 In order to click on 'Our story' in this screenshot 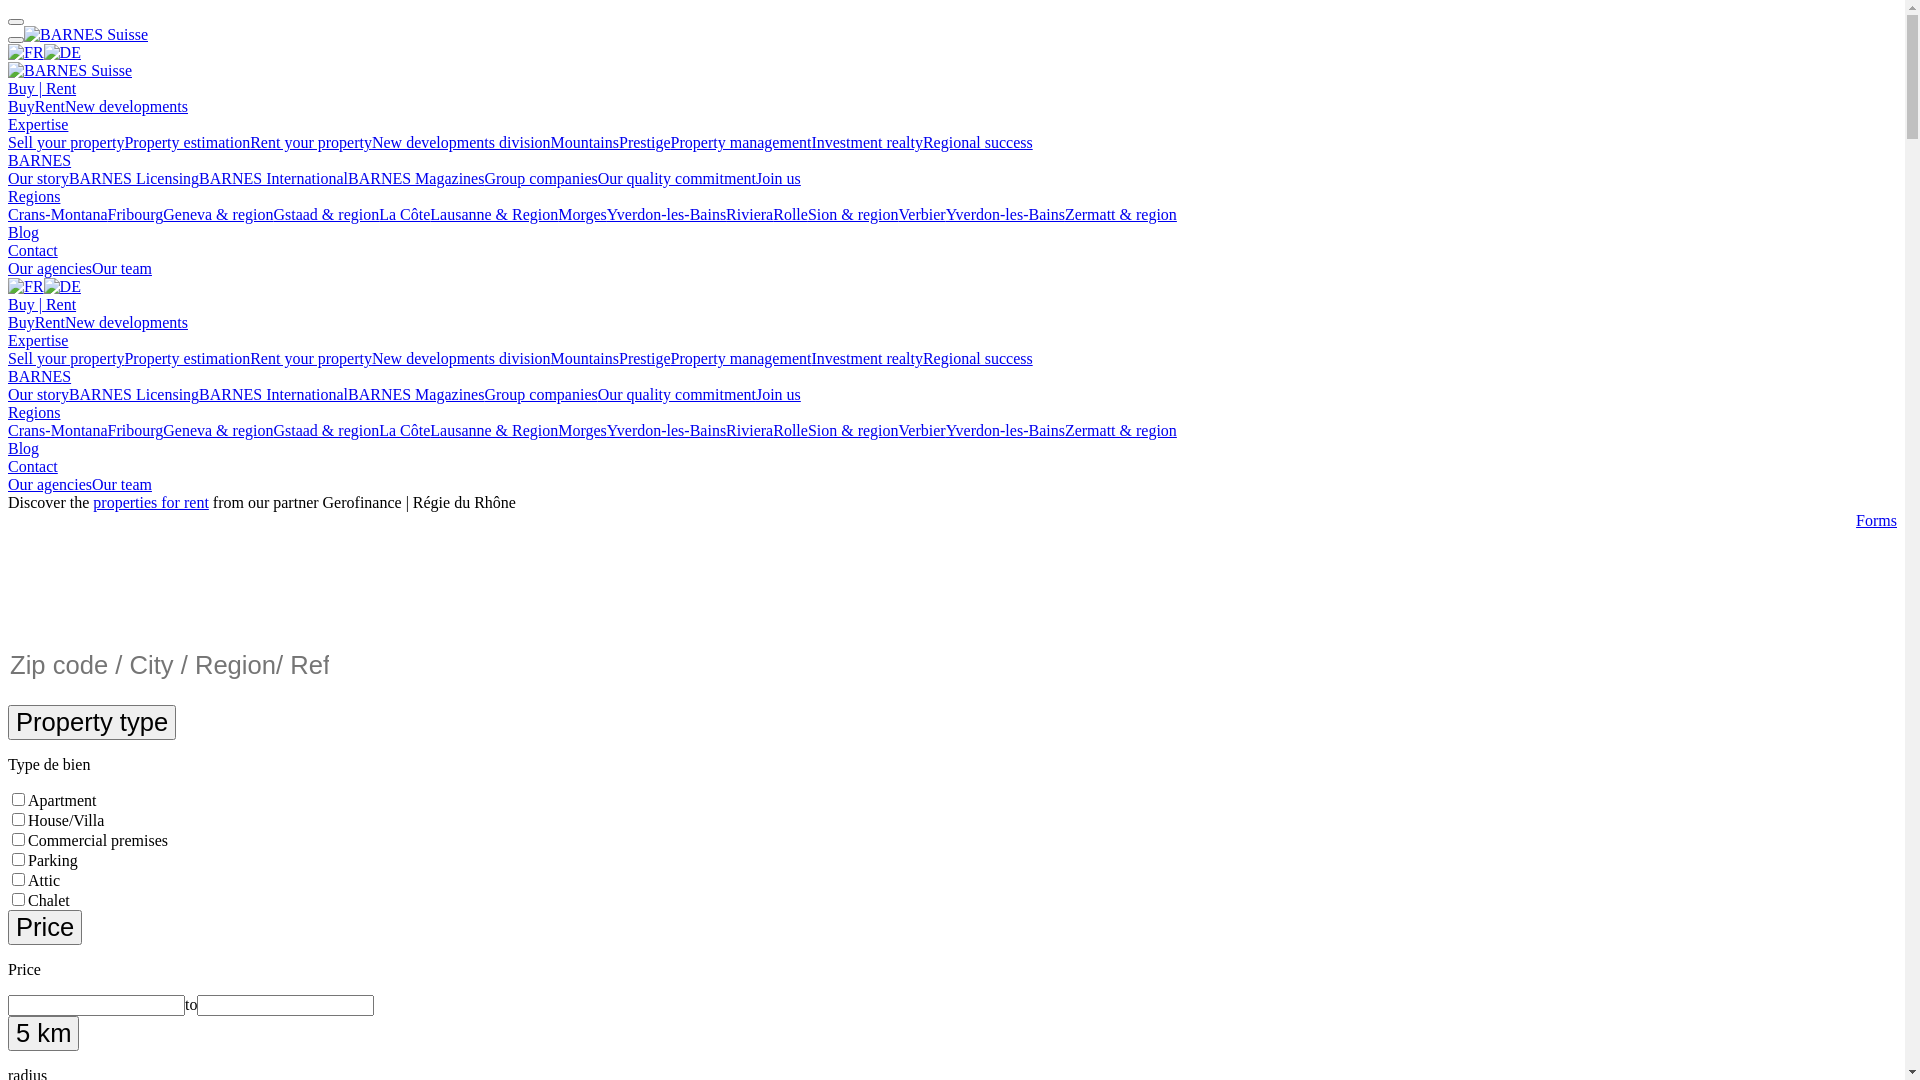, I will do `click(38, 394)`.